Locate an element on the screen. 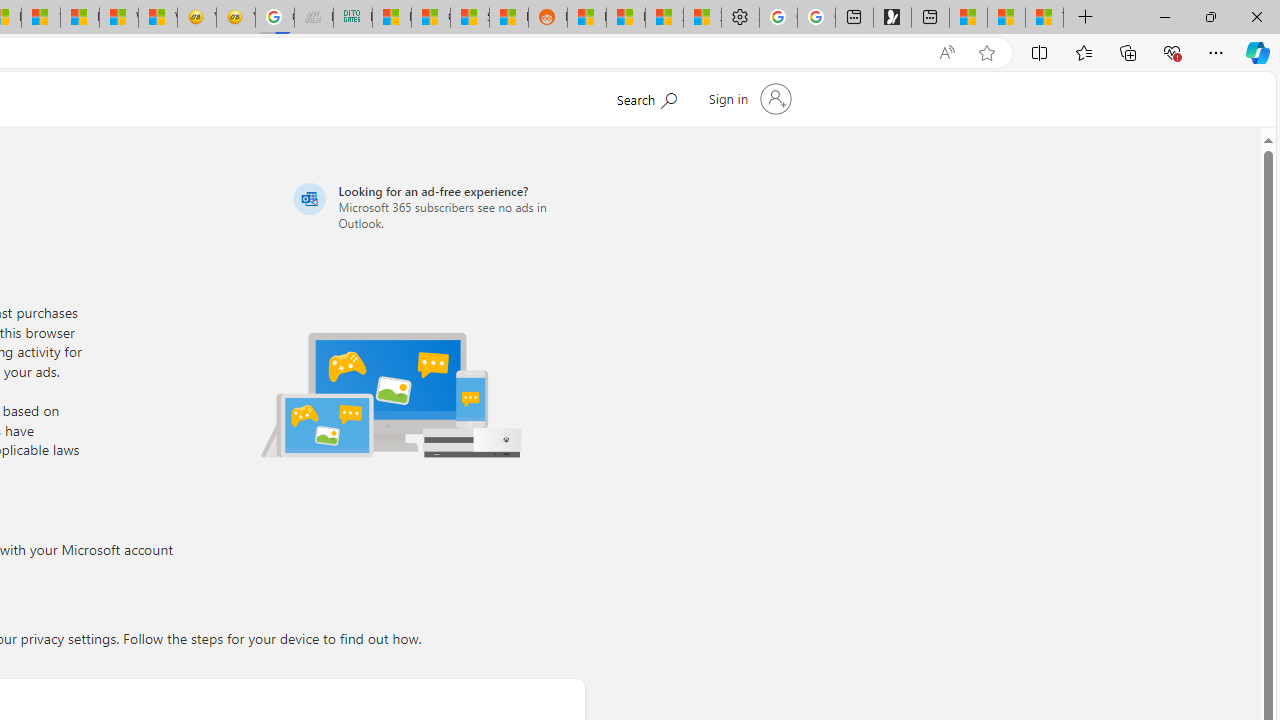  'Search Microsoft.com' is located at coordinates (646, 97).